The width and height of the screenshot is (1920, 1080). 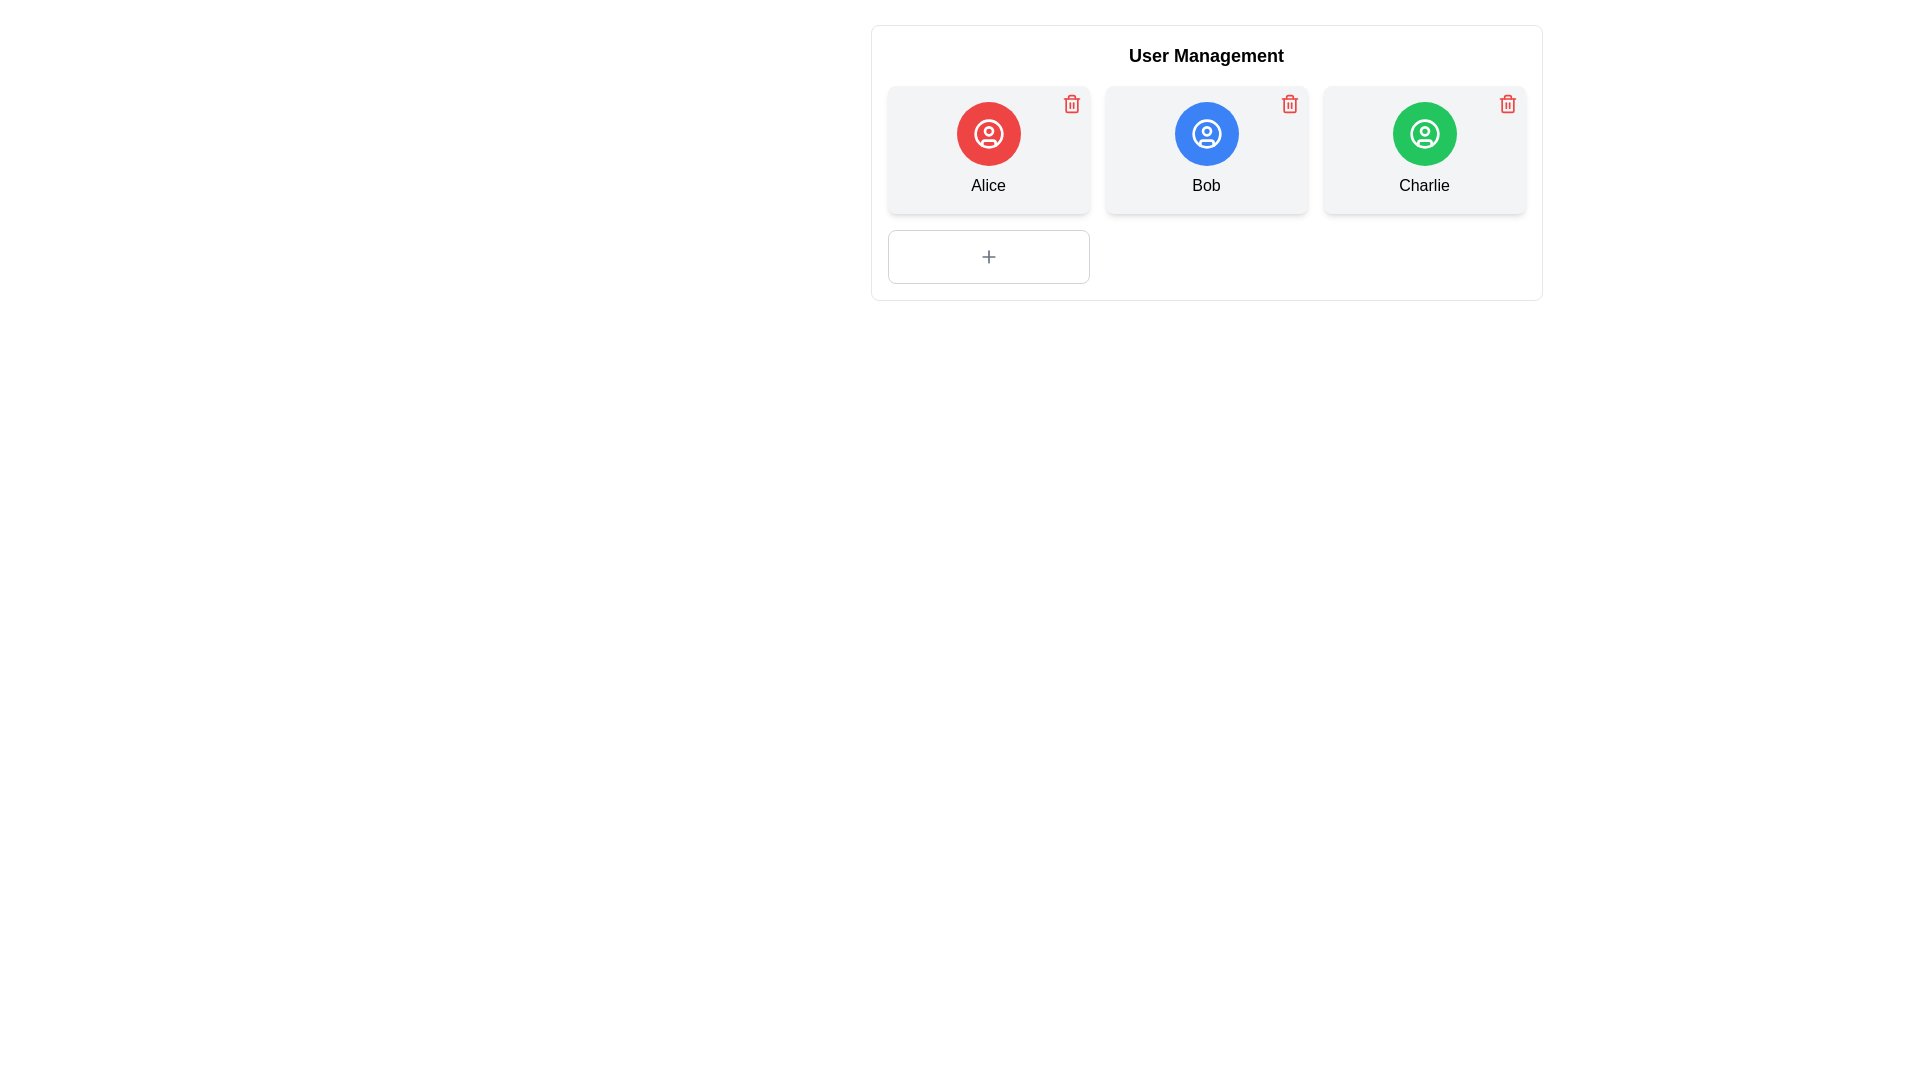 What do you see at coordinates (988, 185) in the screenshot?
I see `text label that identifies the user associated with the first card in the horizontal row of user cards, located centrally below the user icon` at bounding box center [988, 185].